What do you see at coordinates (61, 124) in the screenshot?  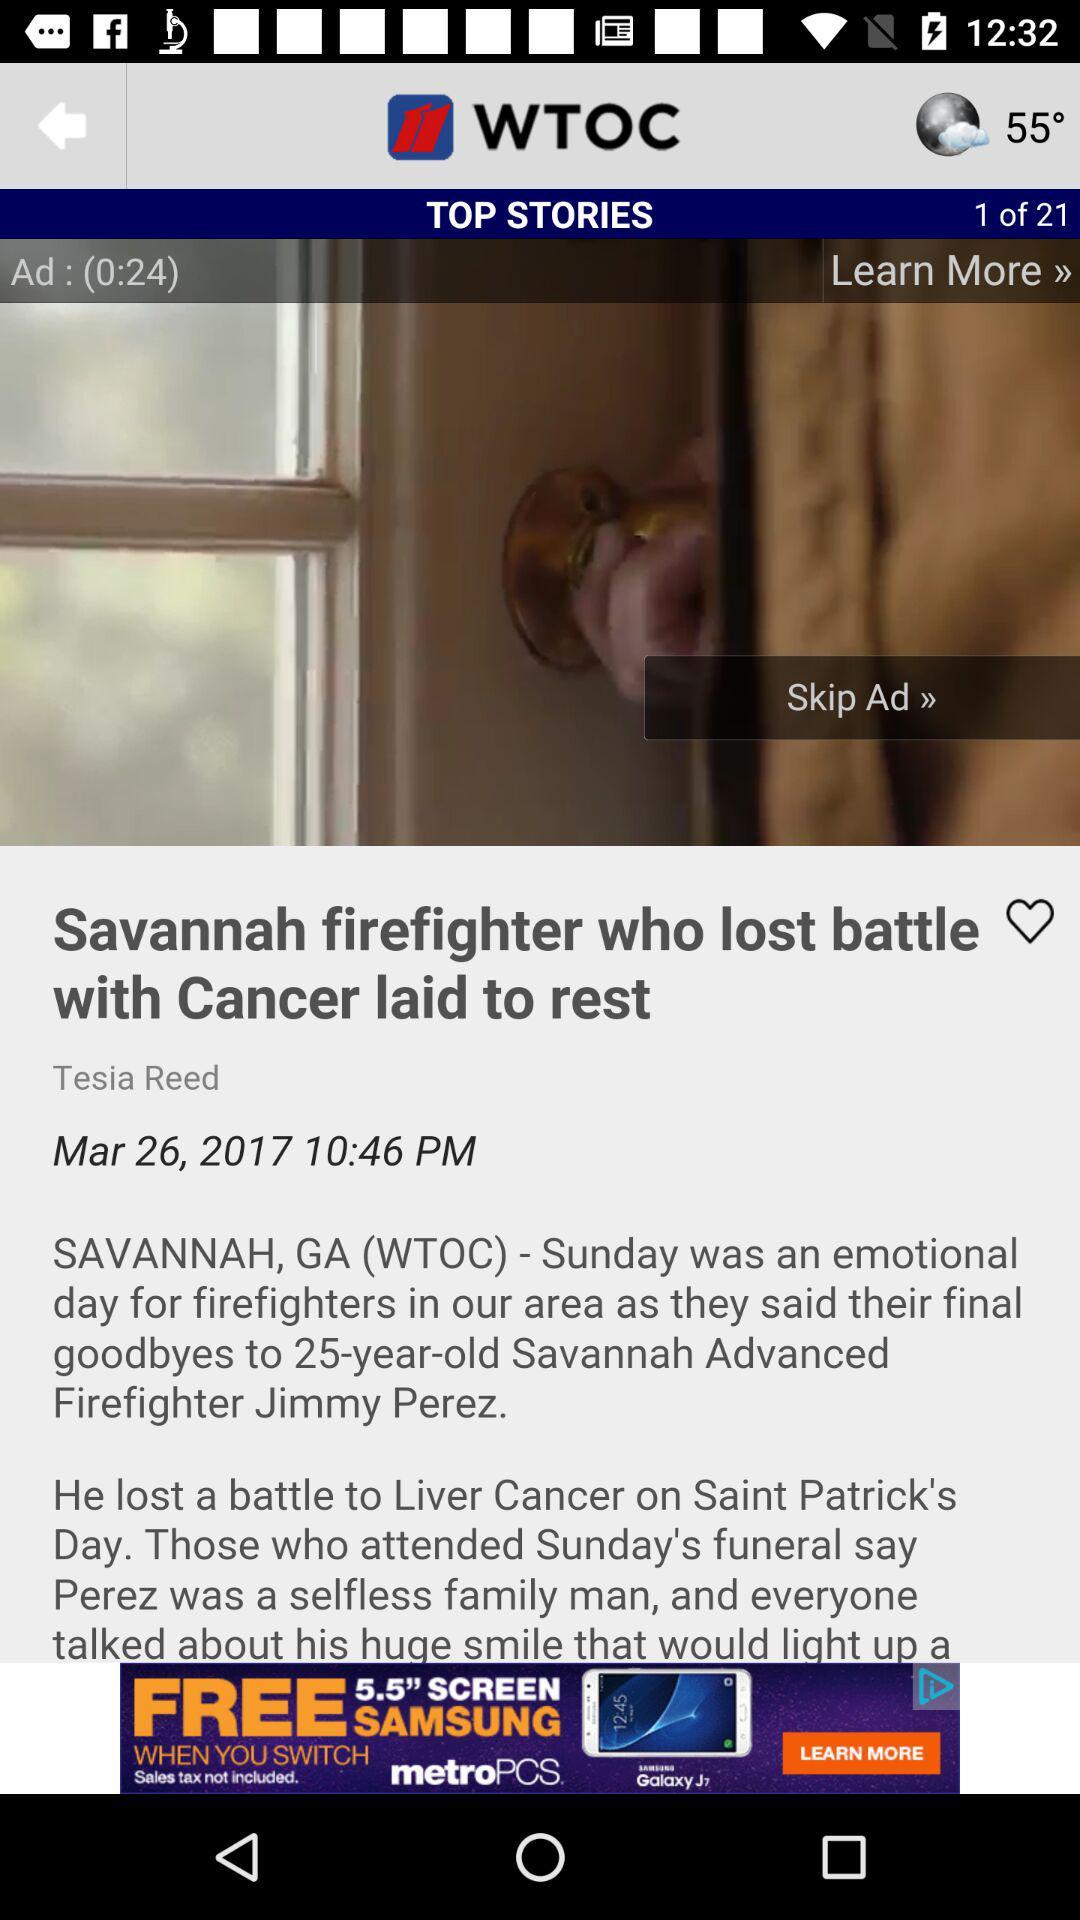 I see `goback` at bounding box center [61, 124].